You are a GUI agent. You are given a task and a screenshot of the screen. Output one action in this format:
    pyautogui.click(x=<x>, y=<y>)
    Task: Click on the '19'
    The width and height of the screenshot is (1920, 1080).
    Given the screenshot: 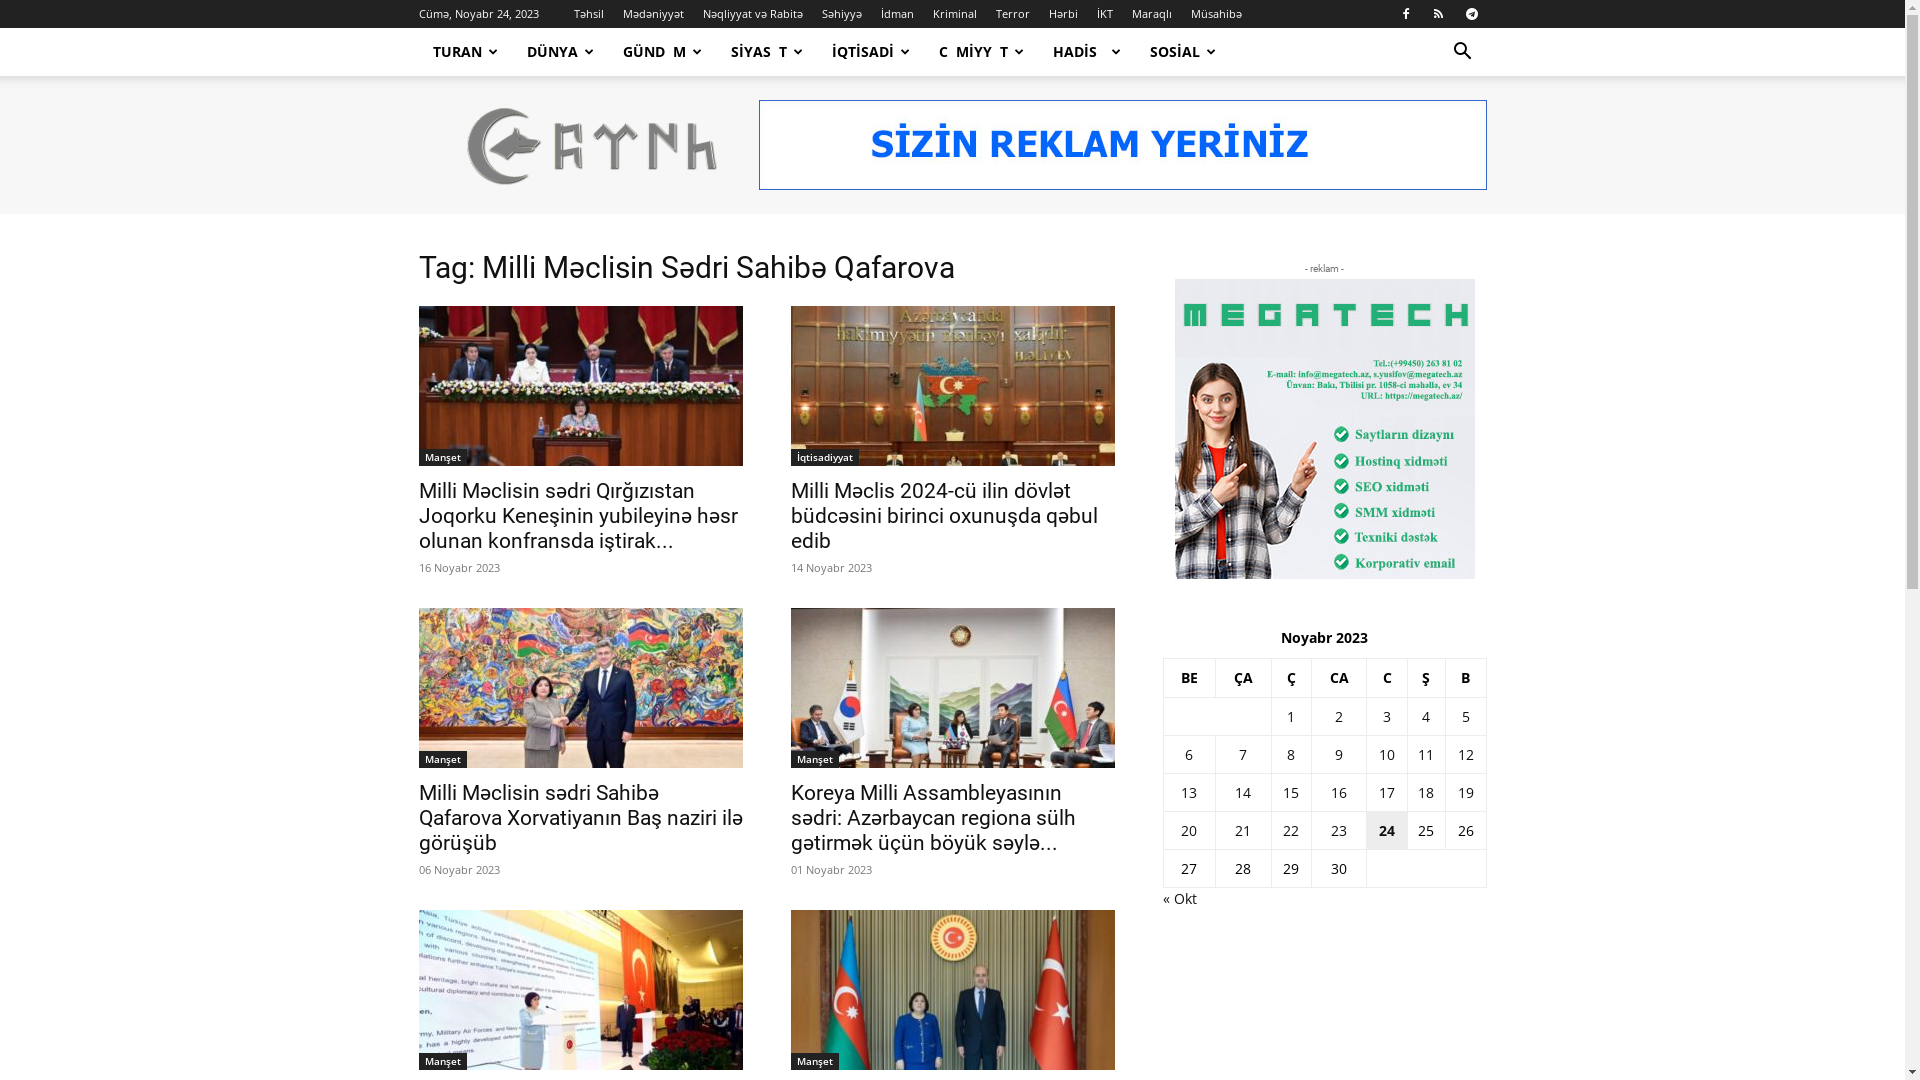 What is the action you would take?
    pyautogui.click(x=1458, y=791)
    